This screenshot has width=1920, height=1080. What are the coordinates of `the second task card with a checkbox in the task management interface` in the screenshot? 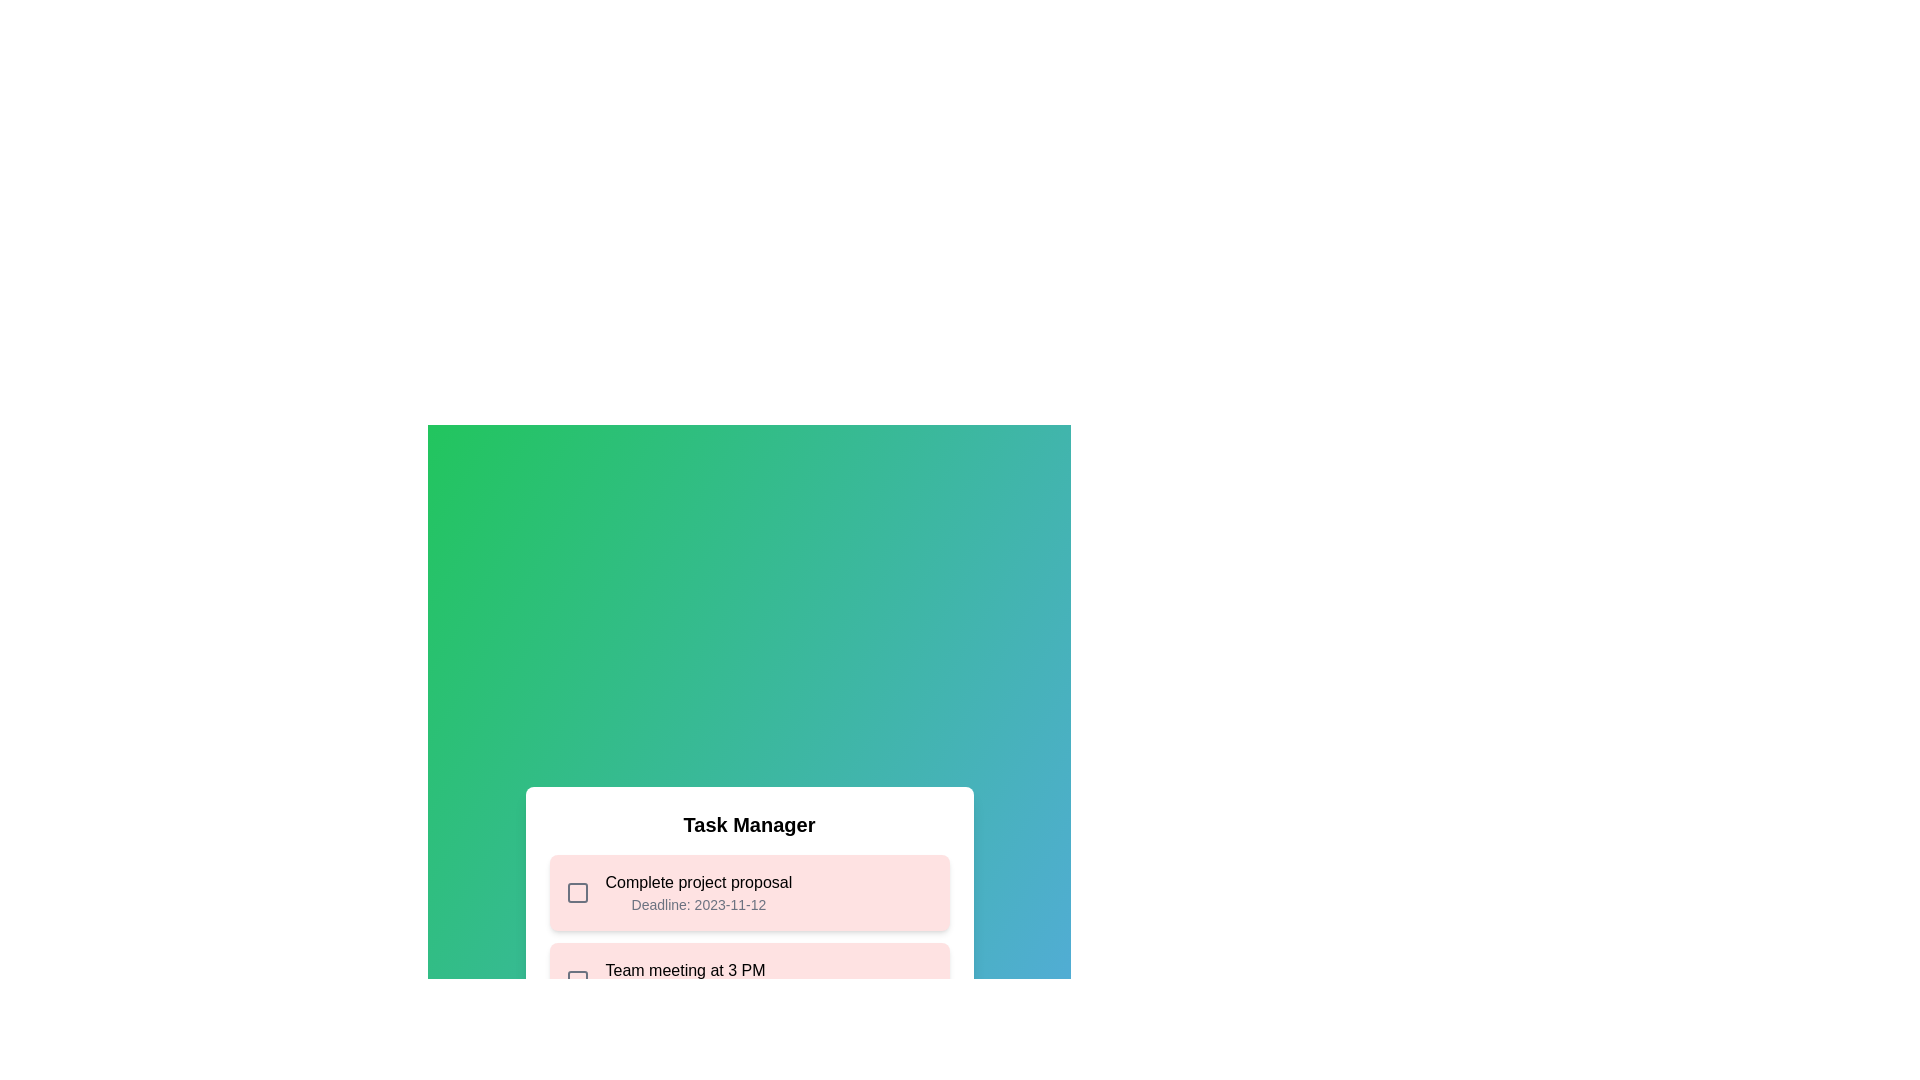 It's located at (748, 979).